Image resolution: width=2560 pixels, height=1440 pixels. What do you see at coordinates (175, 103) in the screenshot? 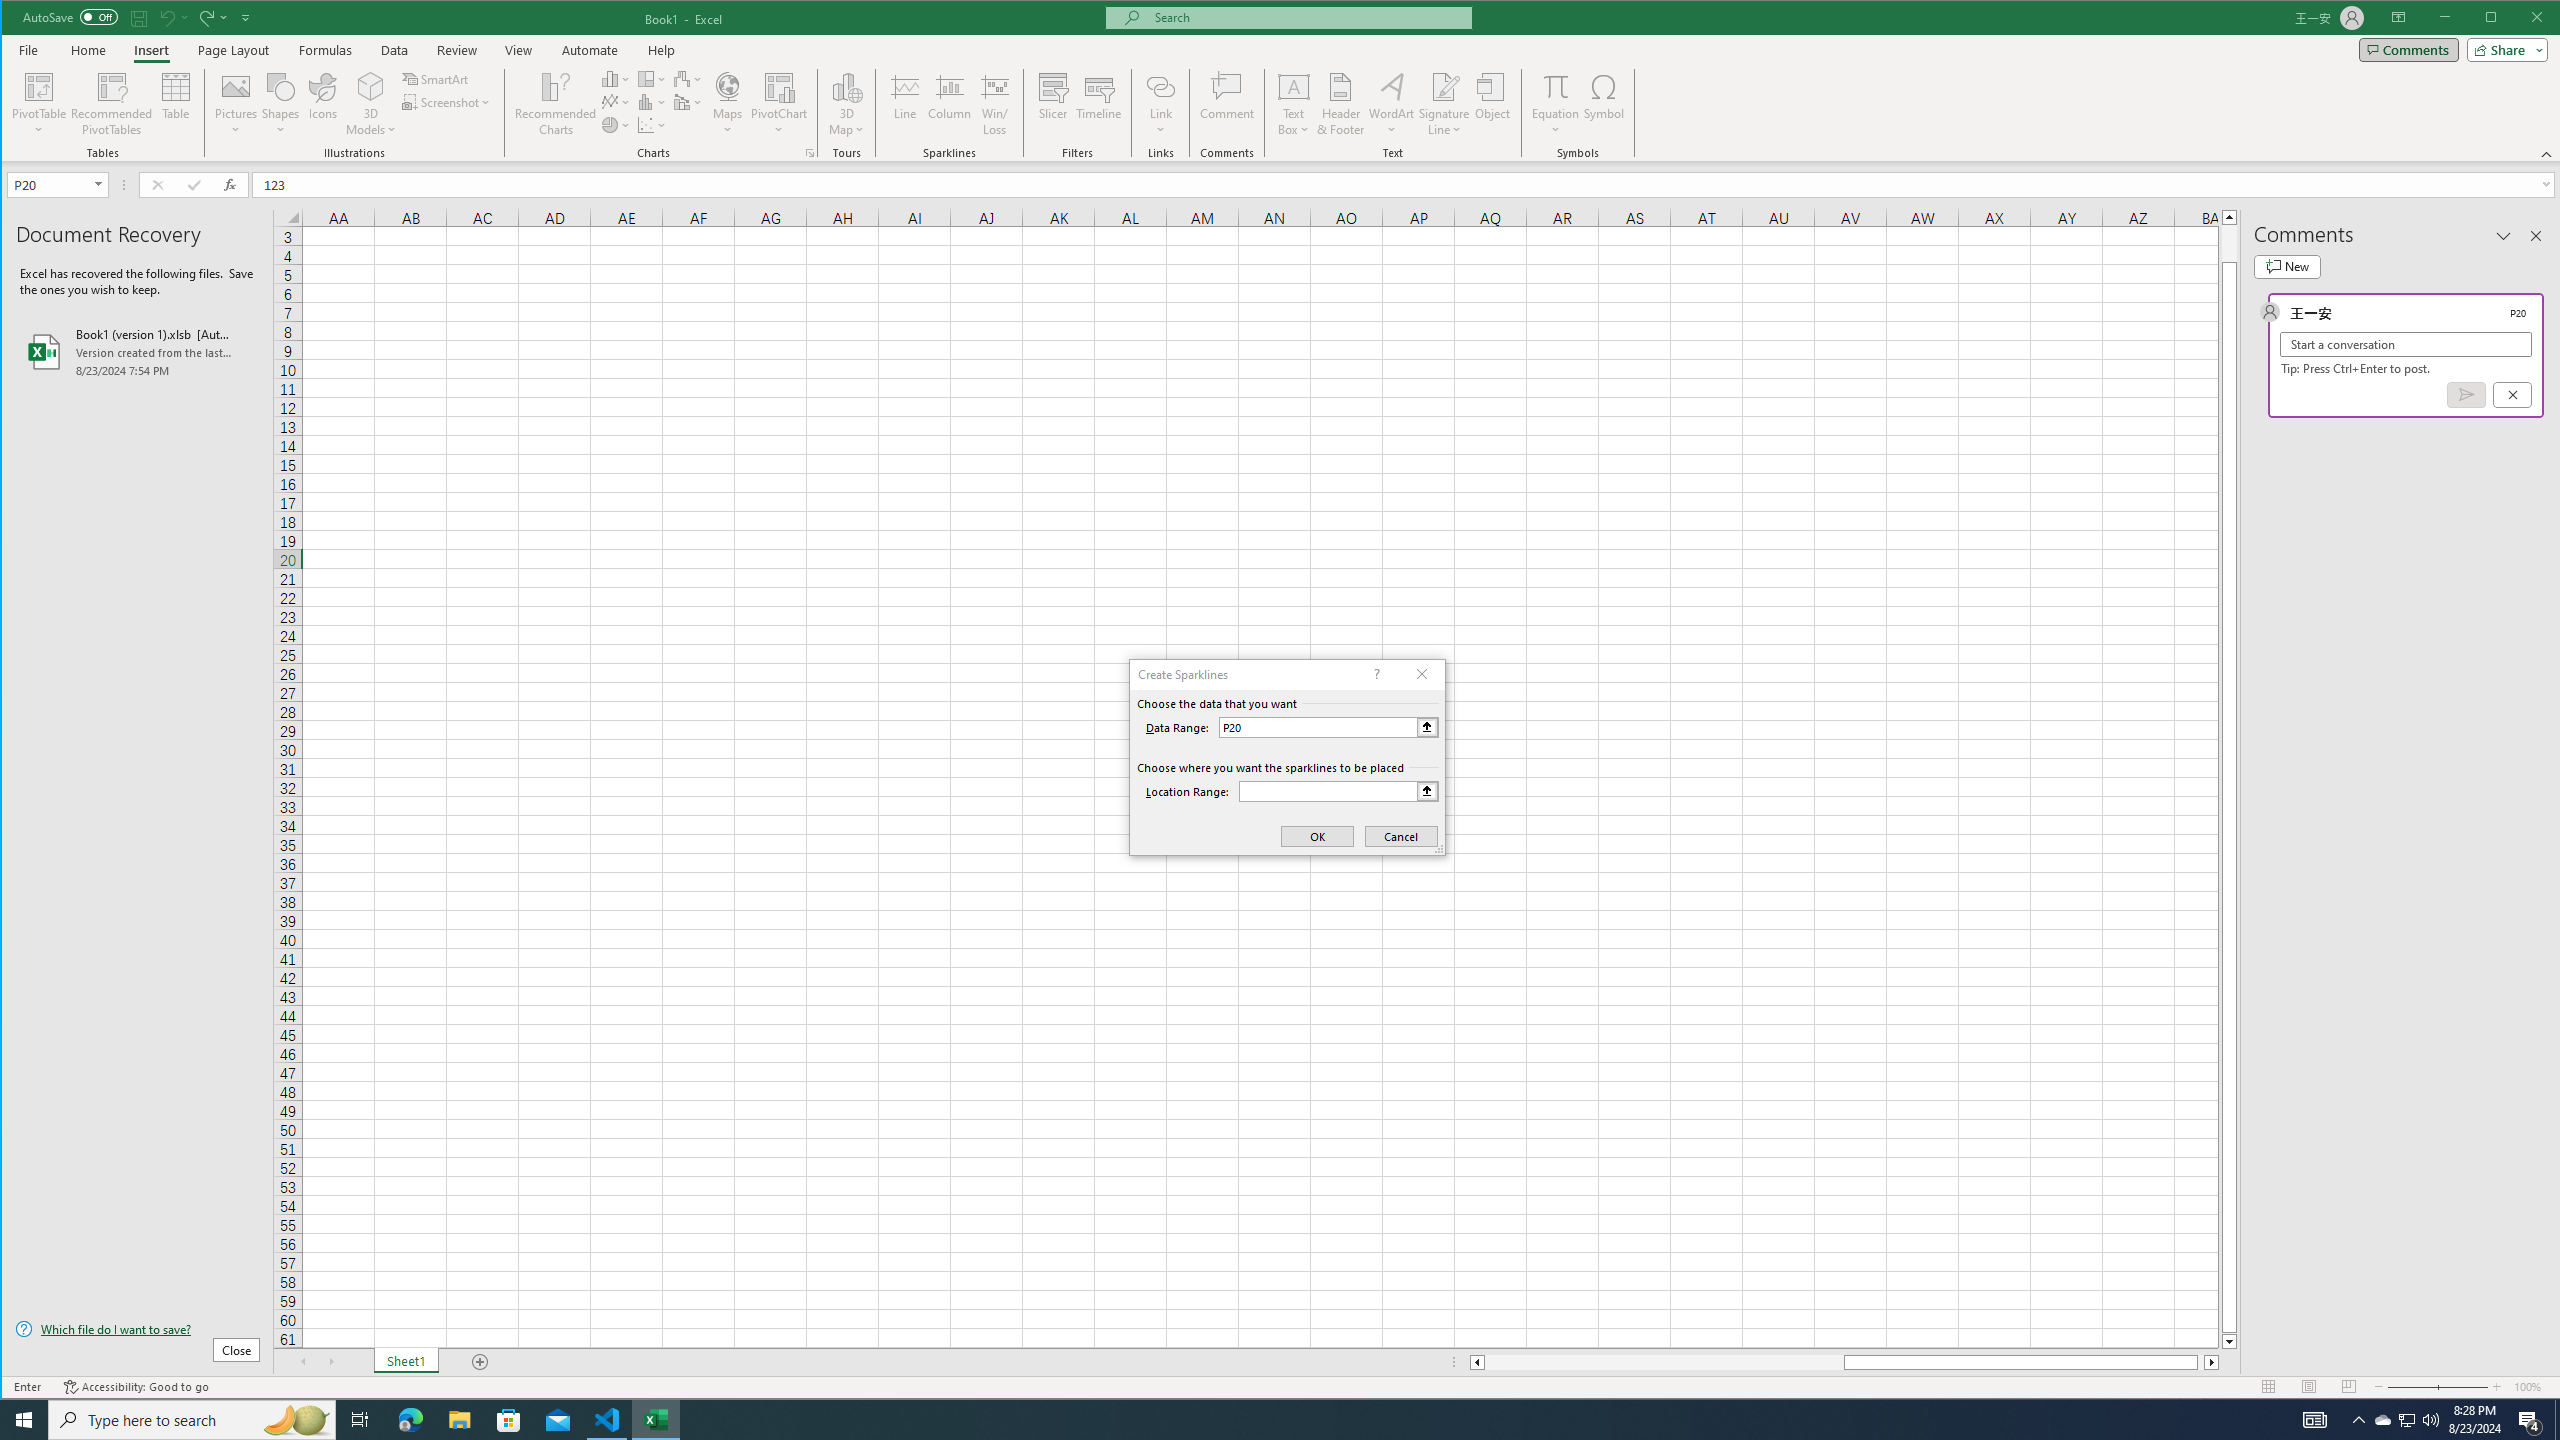
I see `'Table'` at bounding box center [175, 103].